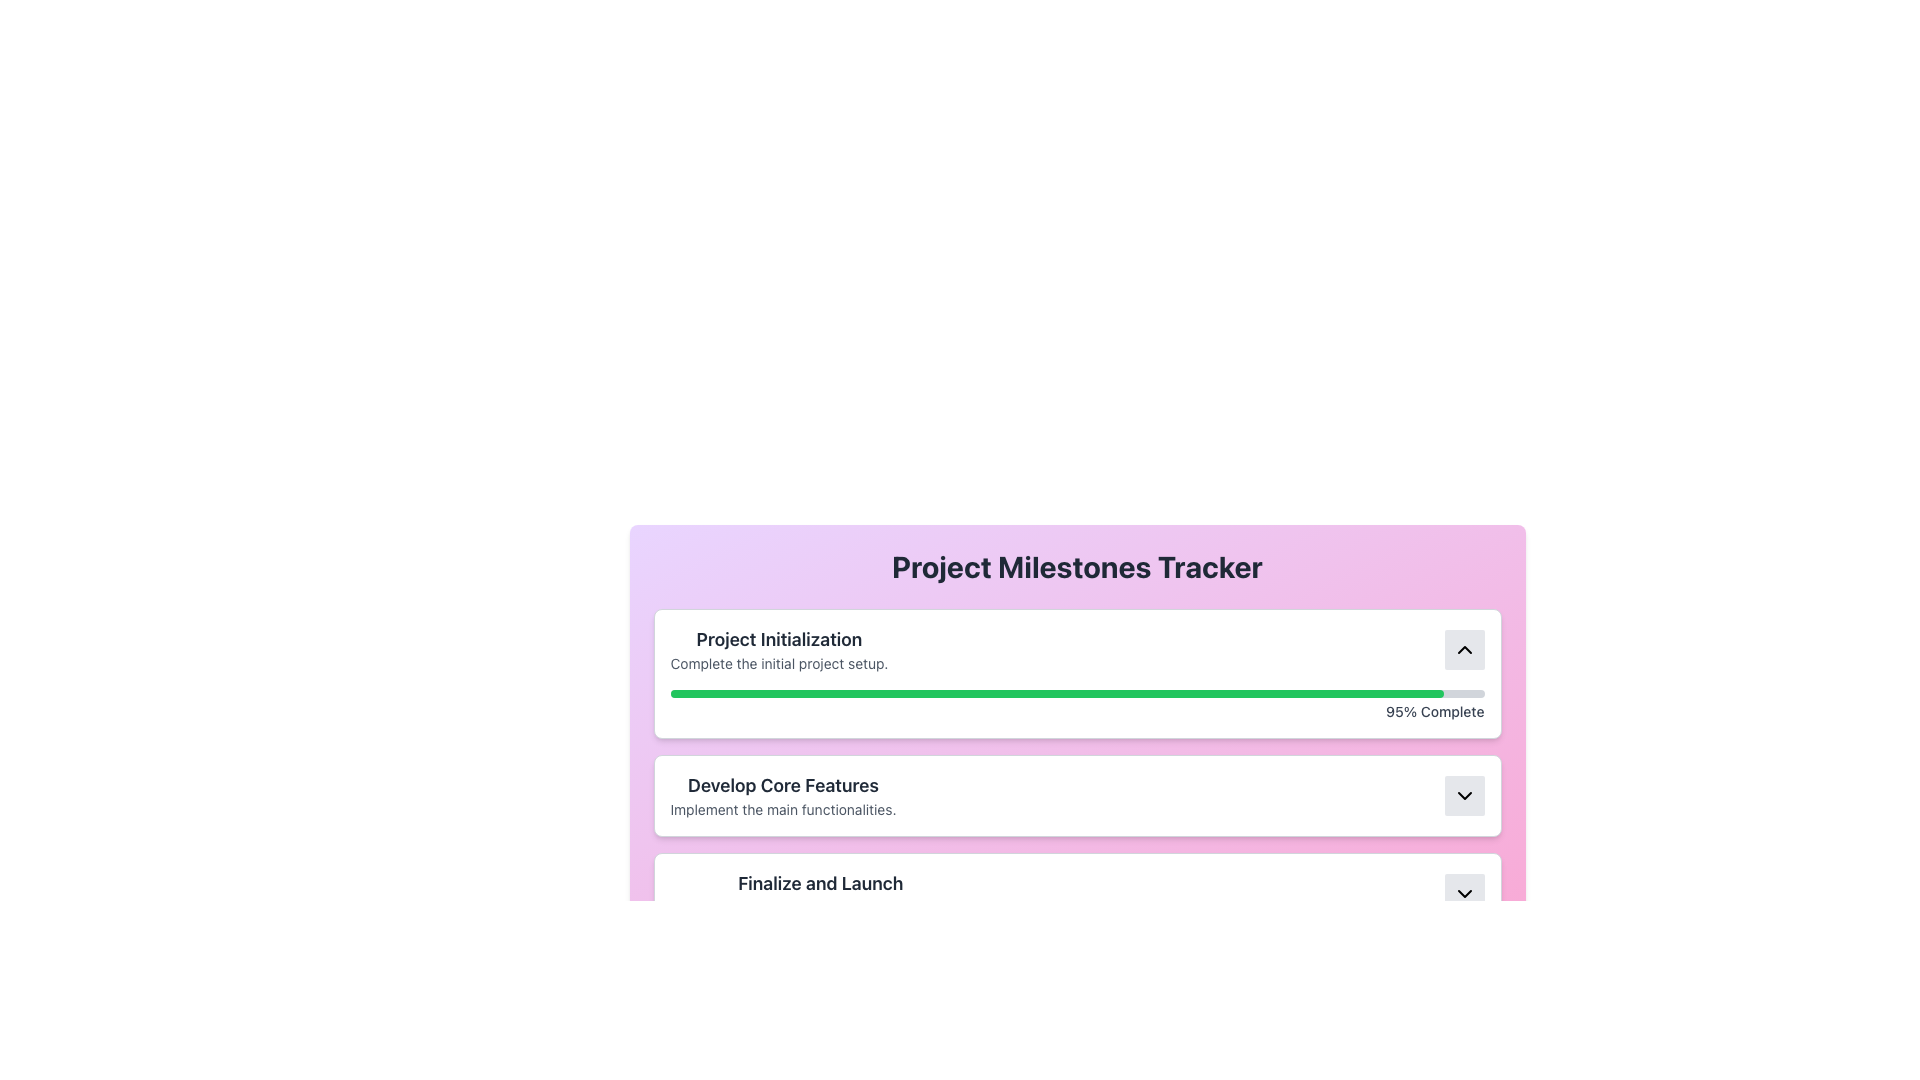 The image size is (1920, 1080). Describe the element at coordinates (820, 893) in the screenshot. I see `the Combined heading and description text block that displays 'Finalize and Launch' along with the description 'Ensure all tasks are closed before deployment.'` at that location.